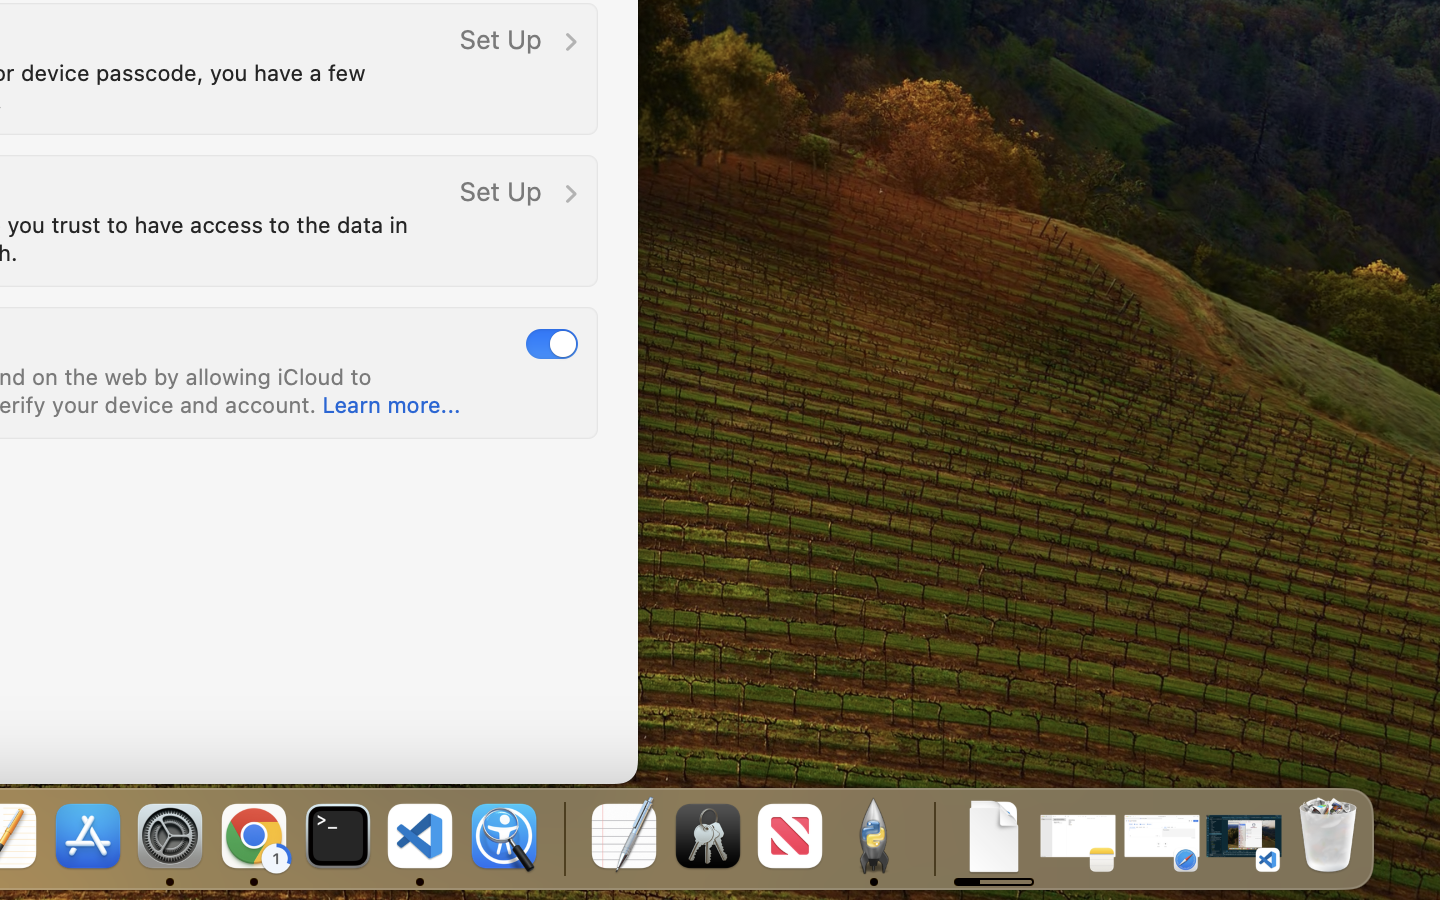 Image resolution: width=1440 pixels, height=900 pixels. What do you see at coordinates (562, 837) in the screenshot?
I see `'0.4285714328289032'` at bounding box center [562, 837].